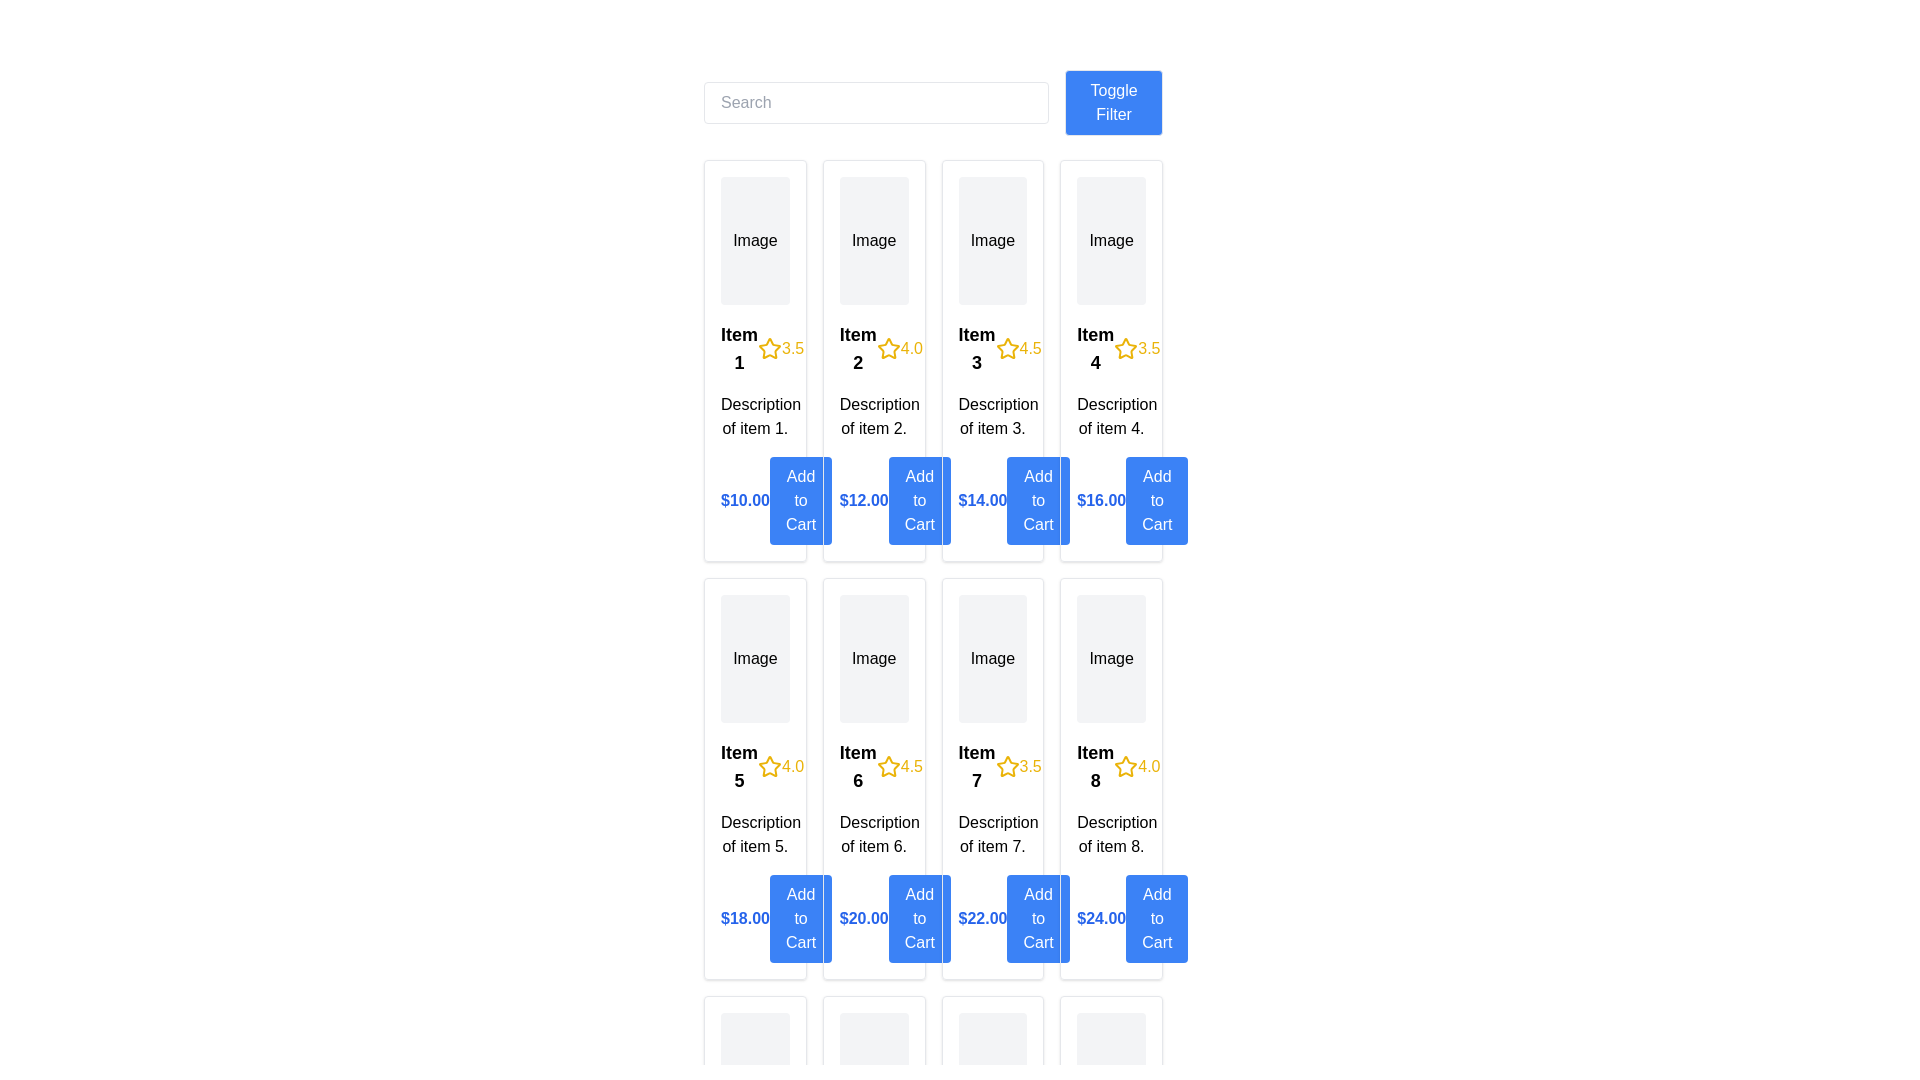 The height and width of the screenshot is (1080, 1920). I want to click on the numerical rating display styled in yellow with a star icon indicating a rating of 4.0, located at the bottom-left section of the second row of a grid, adjacent to 'Item 5', so click(780, 766).